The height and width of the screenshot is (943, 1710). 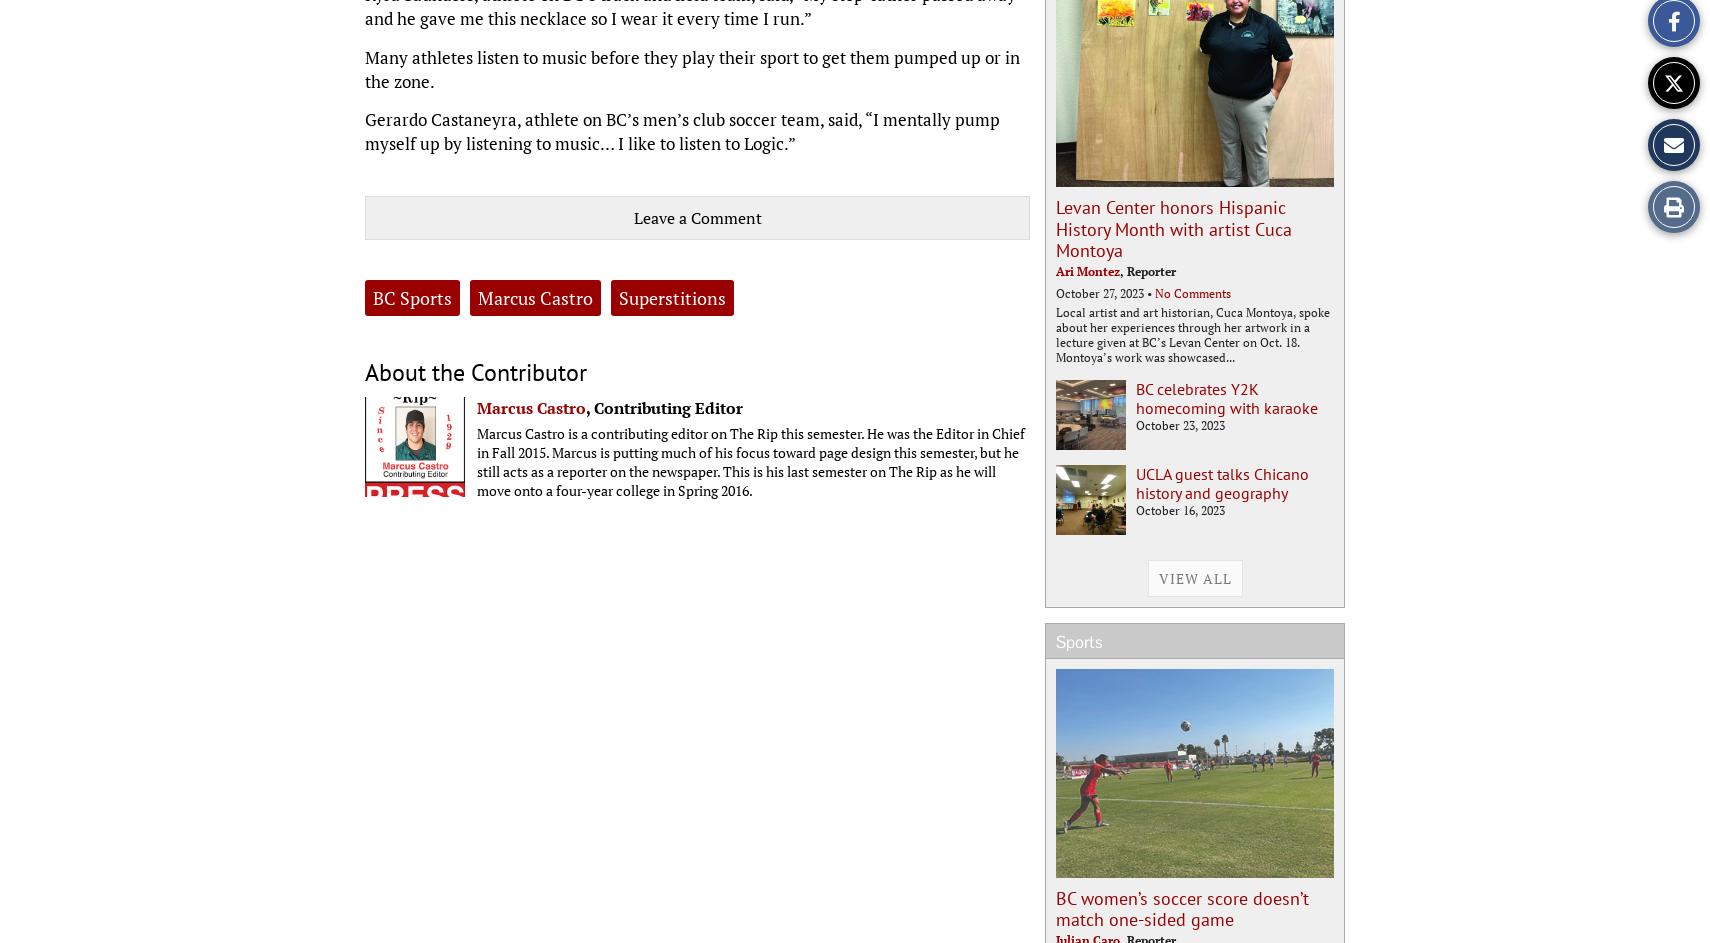 I want to click on 'BC women’s soccer score doesn’t match one-sided game', so click(x=1181, y=907).